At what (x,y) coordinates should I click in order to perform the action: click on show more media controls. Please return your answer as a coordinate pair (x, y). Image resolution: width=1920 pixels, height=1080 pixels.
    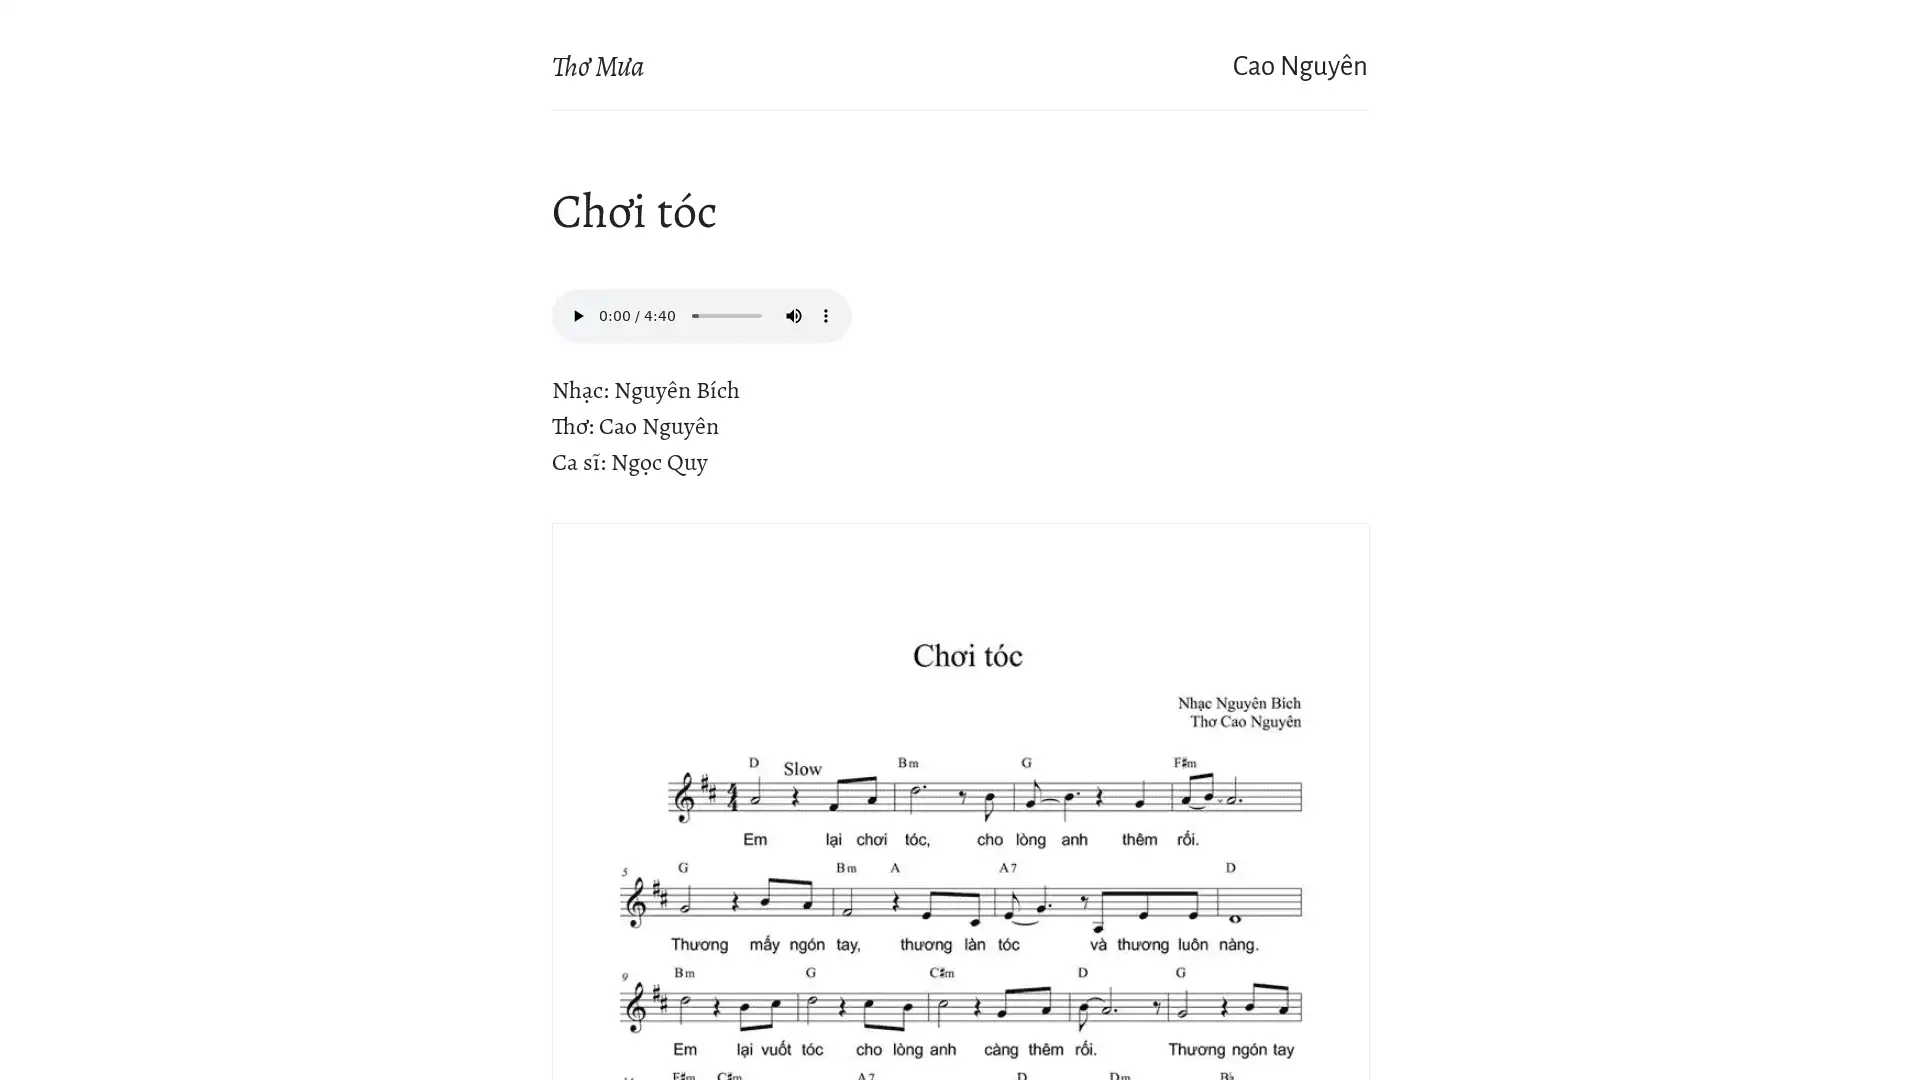
    Looking at the image, I should click on (825, 315).